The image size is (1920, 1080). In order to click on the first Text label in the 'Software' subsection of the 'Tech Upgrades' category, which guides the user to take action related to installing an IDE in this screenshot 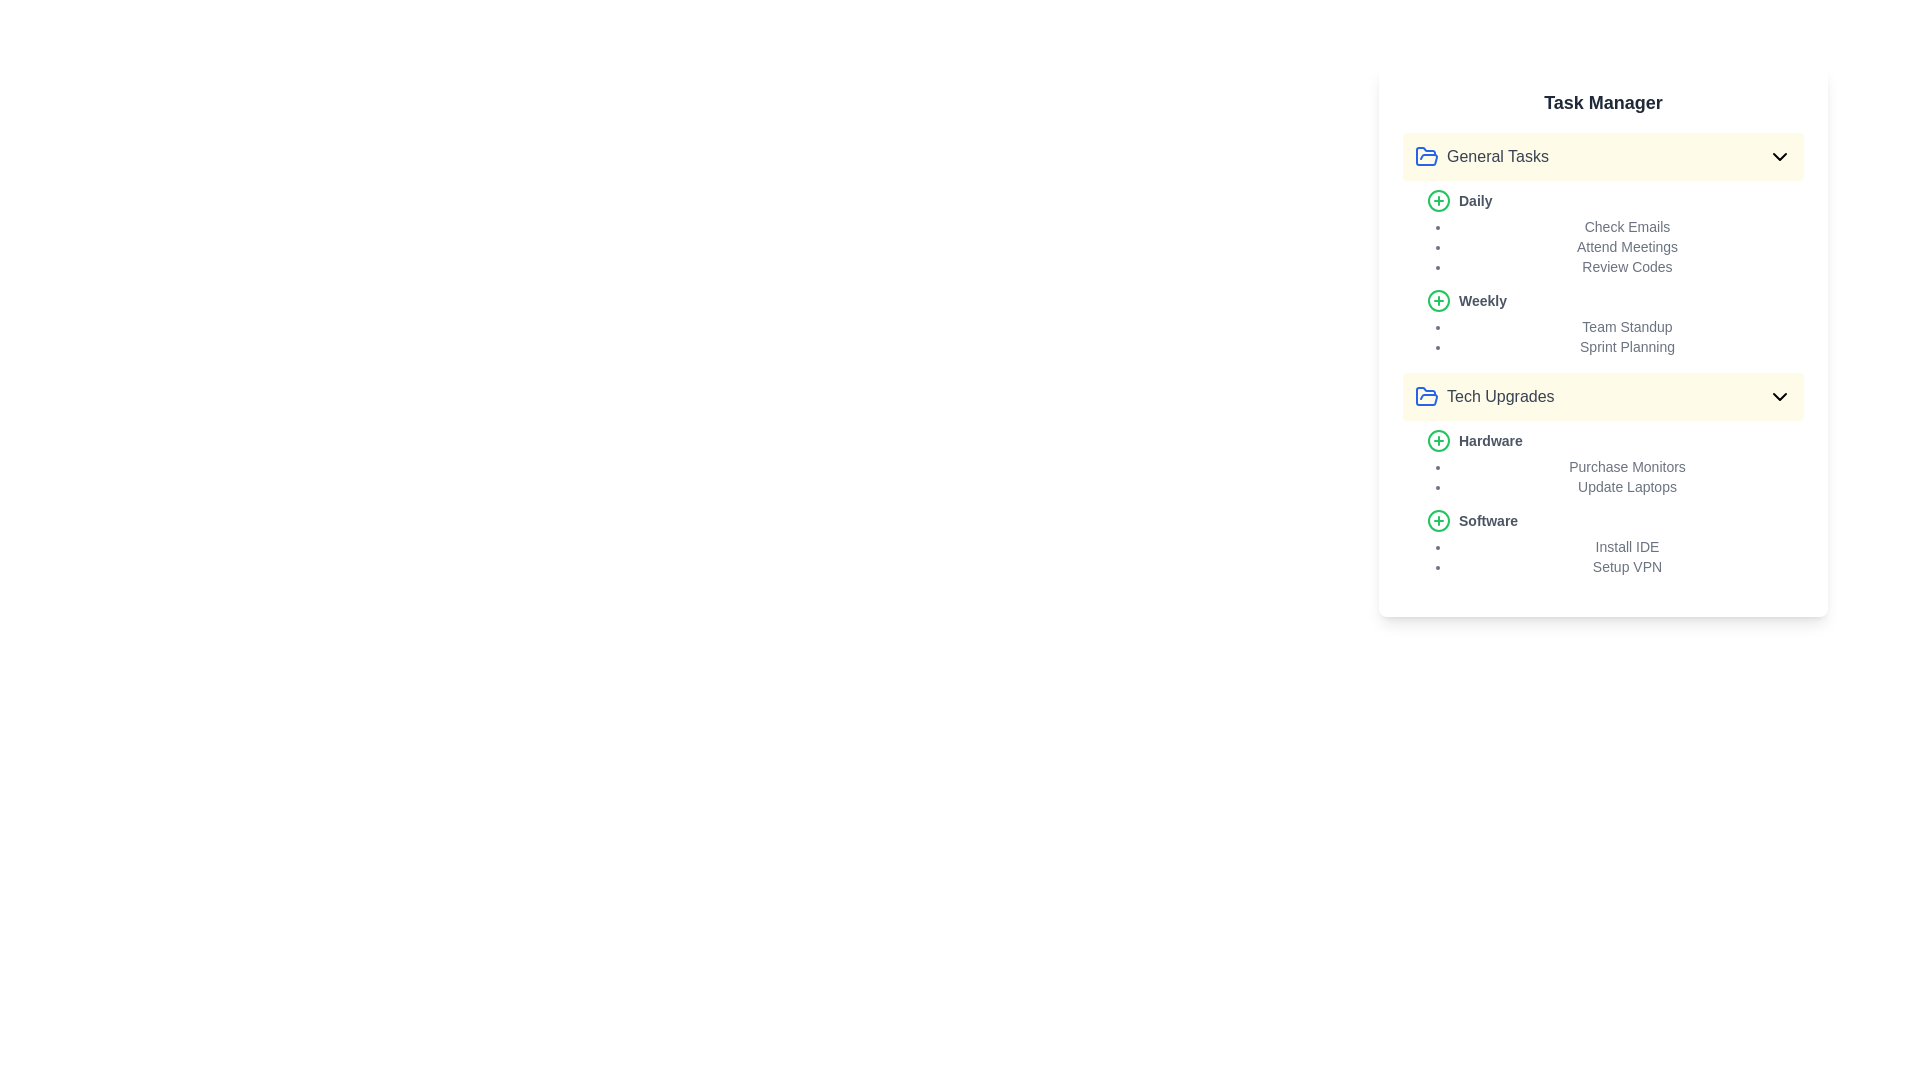, I will do `click(1627, 547)`.